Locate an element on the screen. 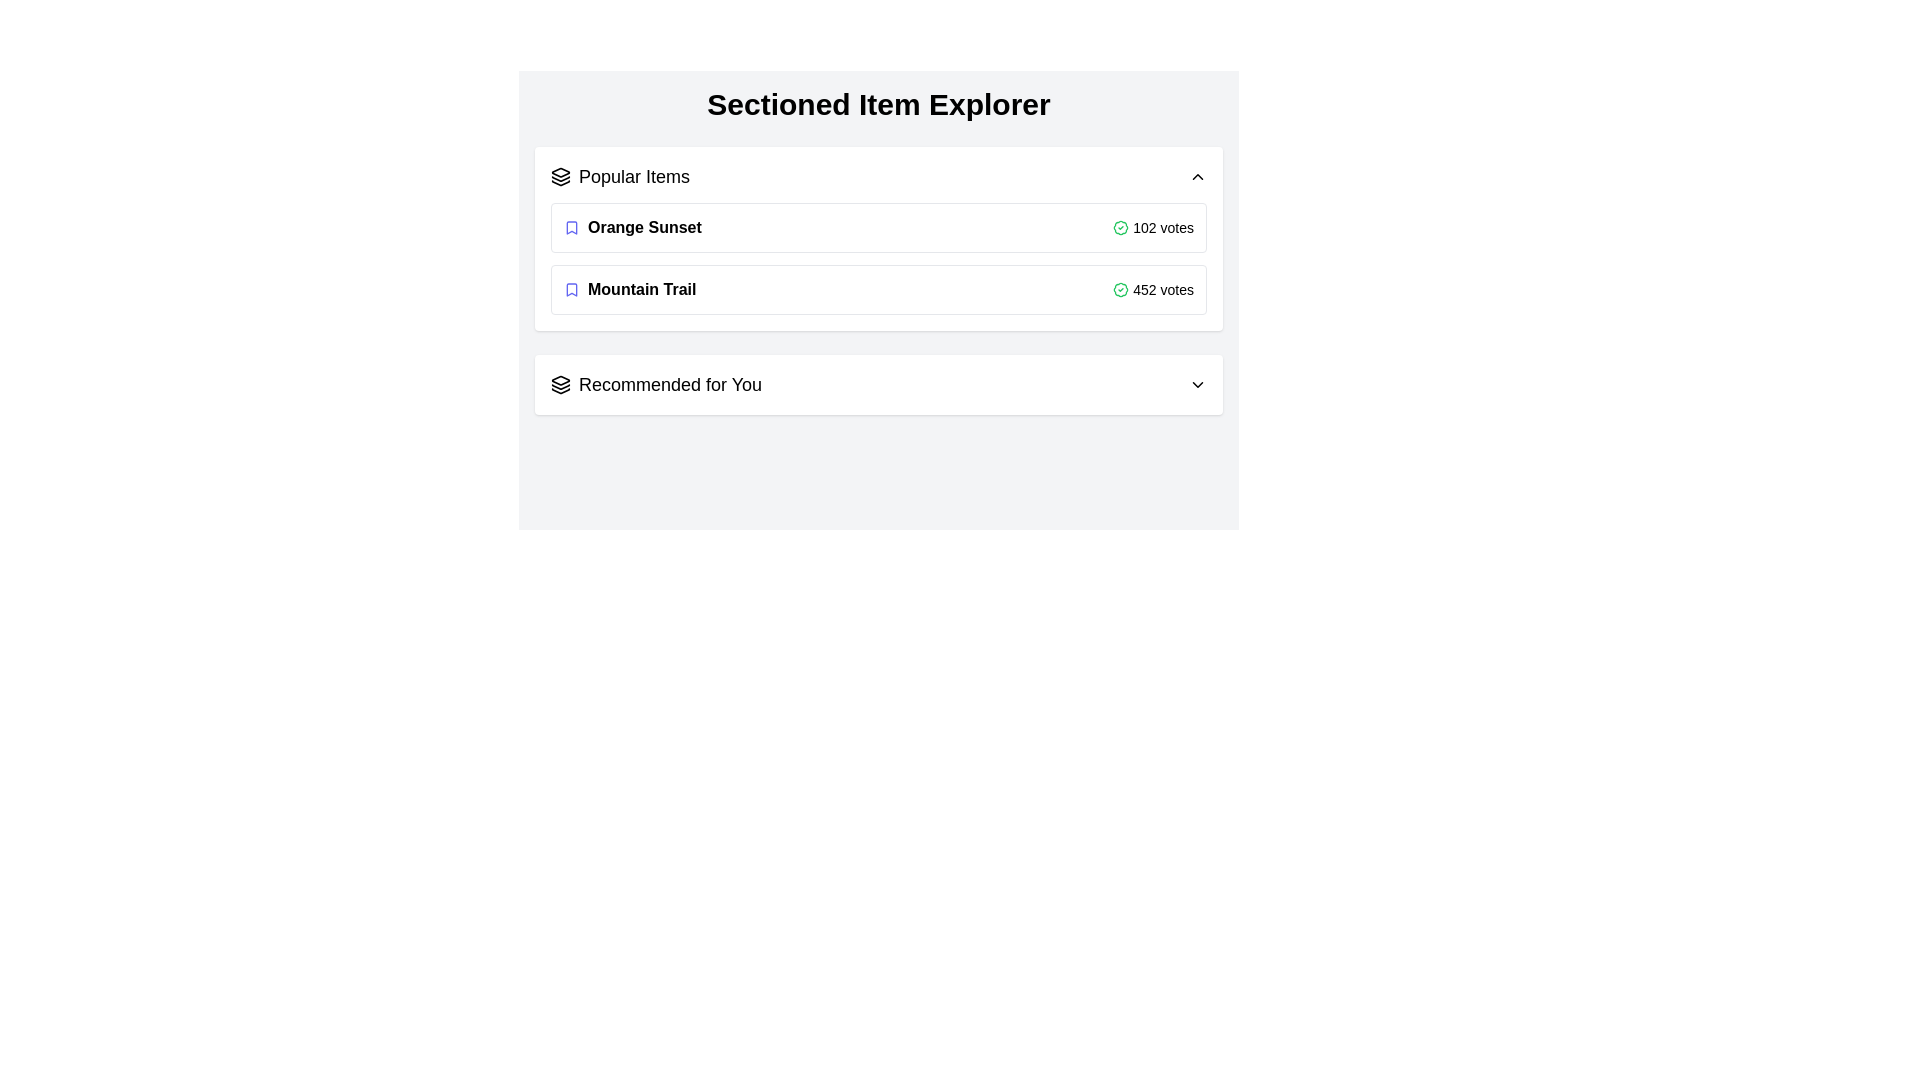 This screenshot has width=1920, height=1080. the text label that says 'Recommended for You', which is positioned near the bottom of the list and styled with medium font weight is located at coordinates (656, 385).